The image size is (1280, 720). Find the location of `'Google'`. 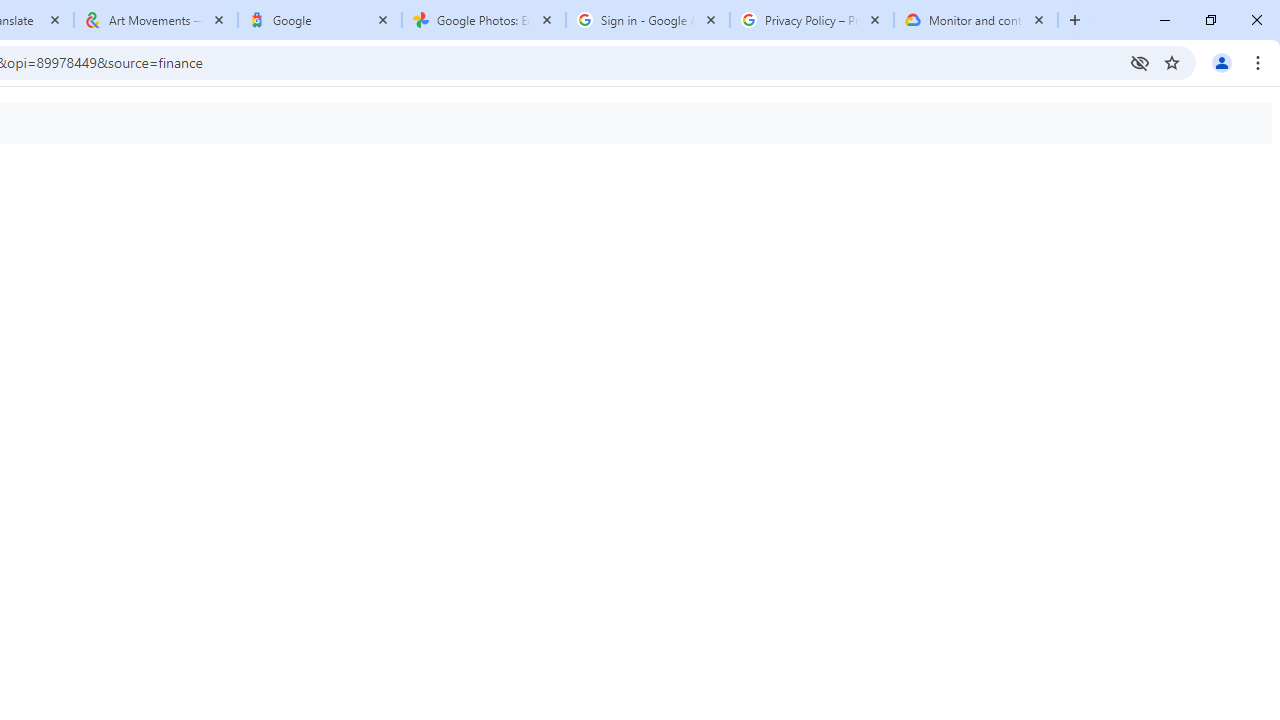

'Google' is located at coordinates (320, 20).